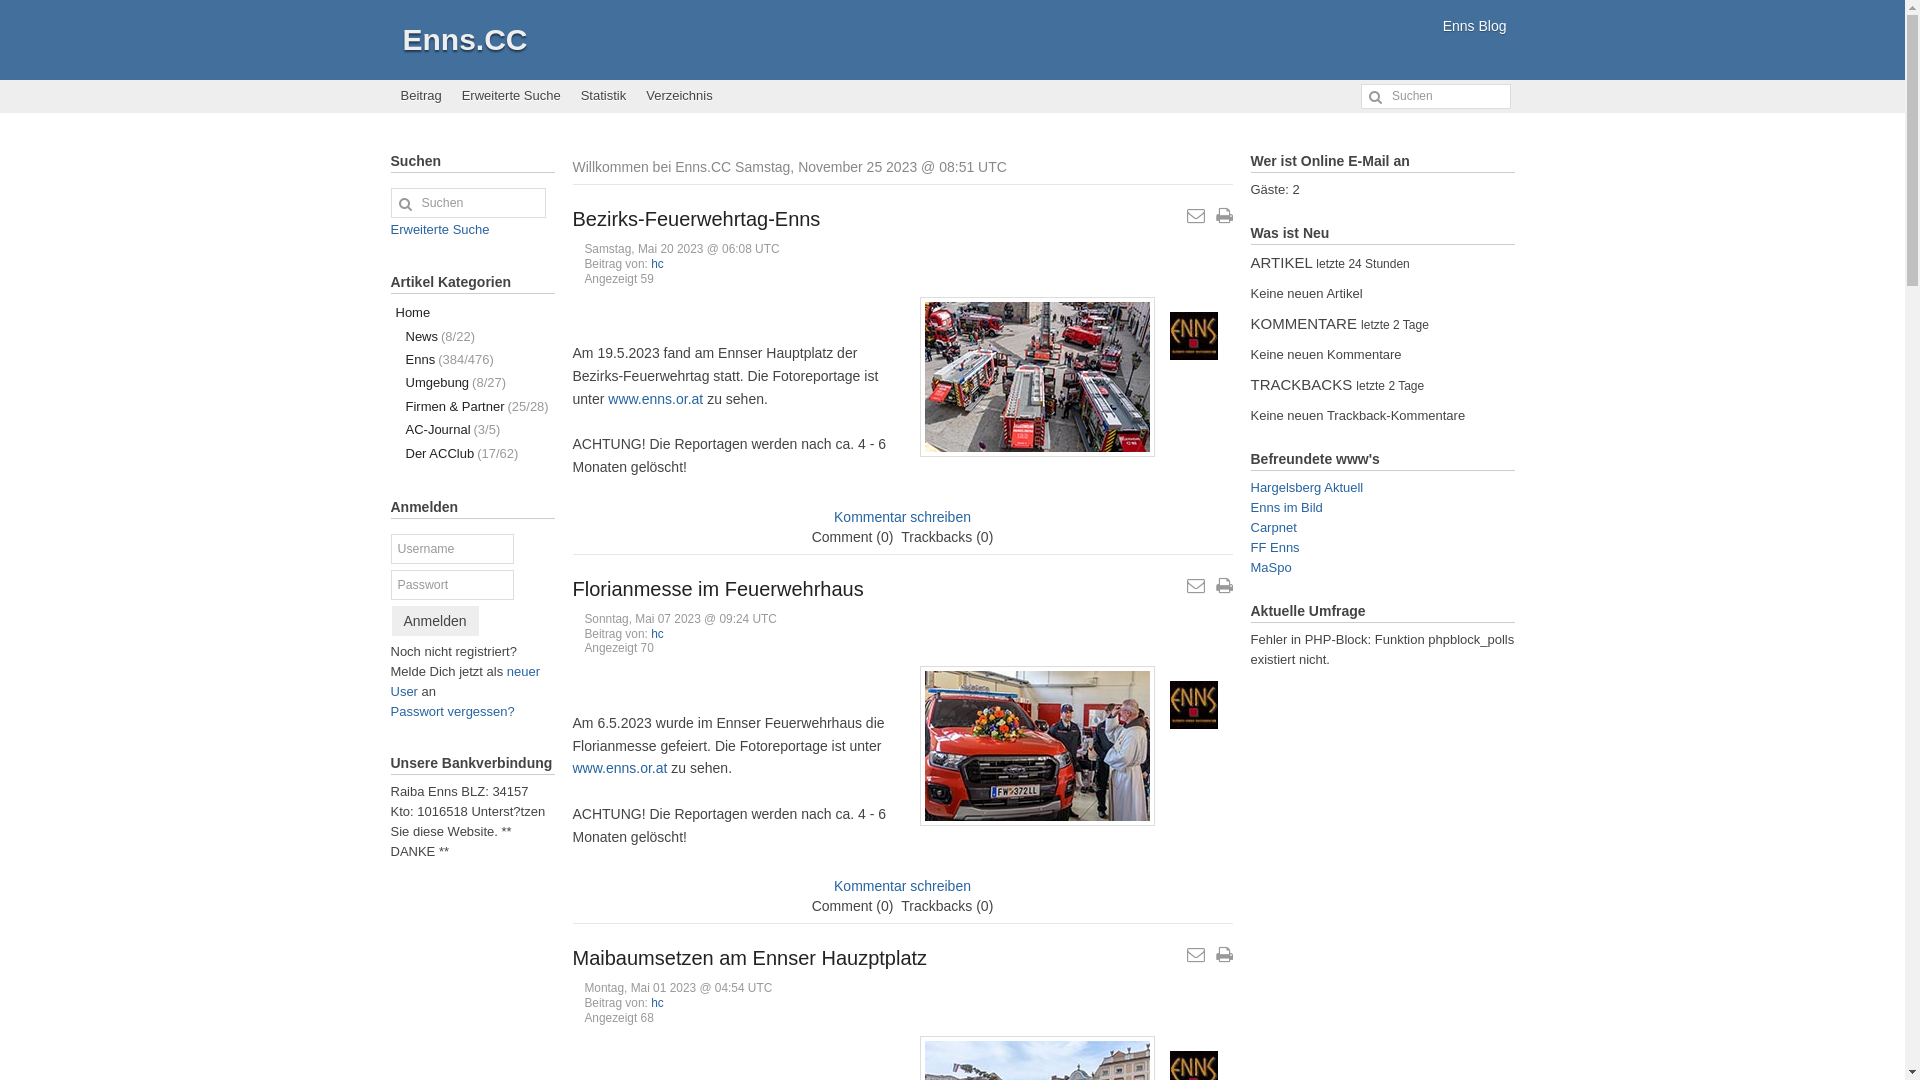 Image resolution: width=1920 pixels, height=1080 pixels. I want to click on 'Umgebung(8/27)', so click(470, 382).